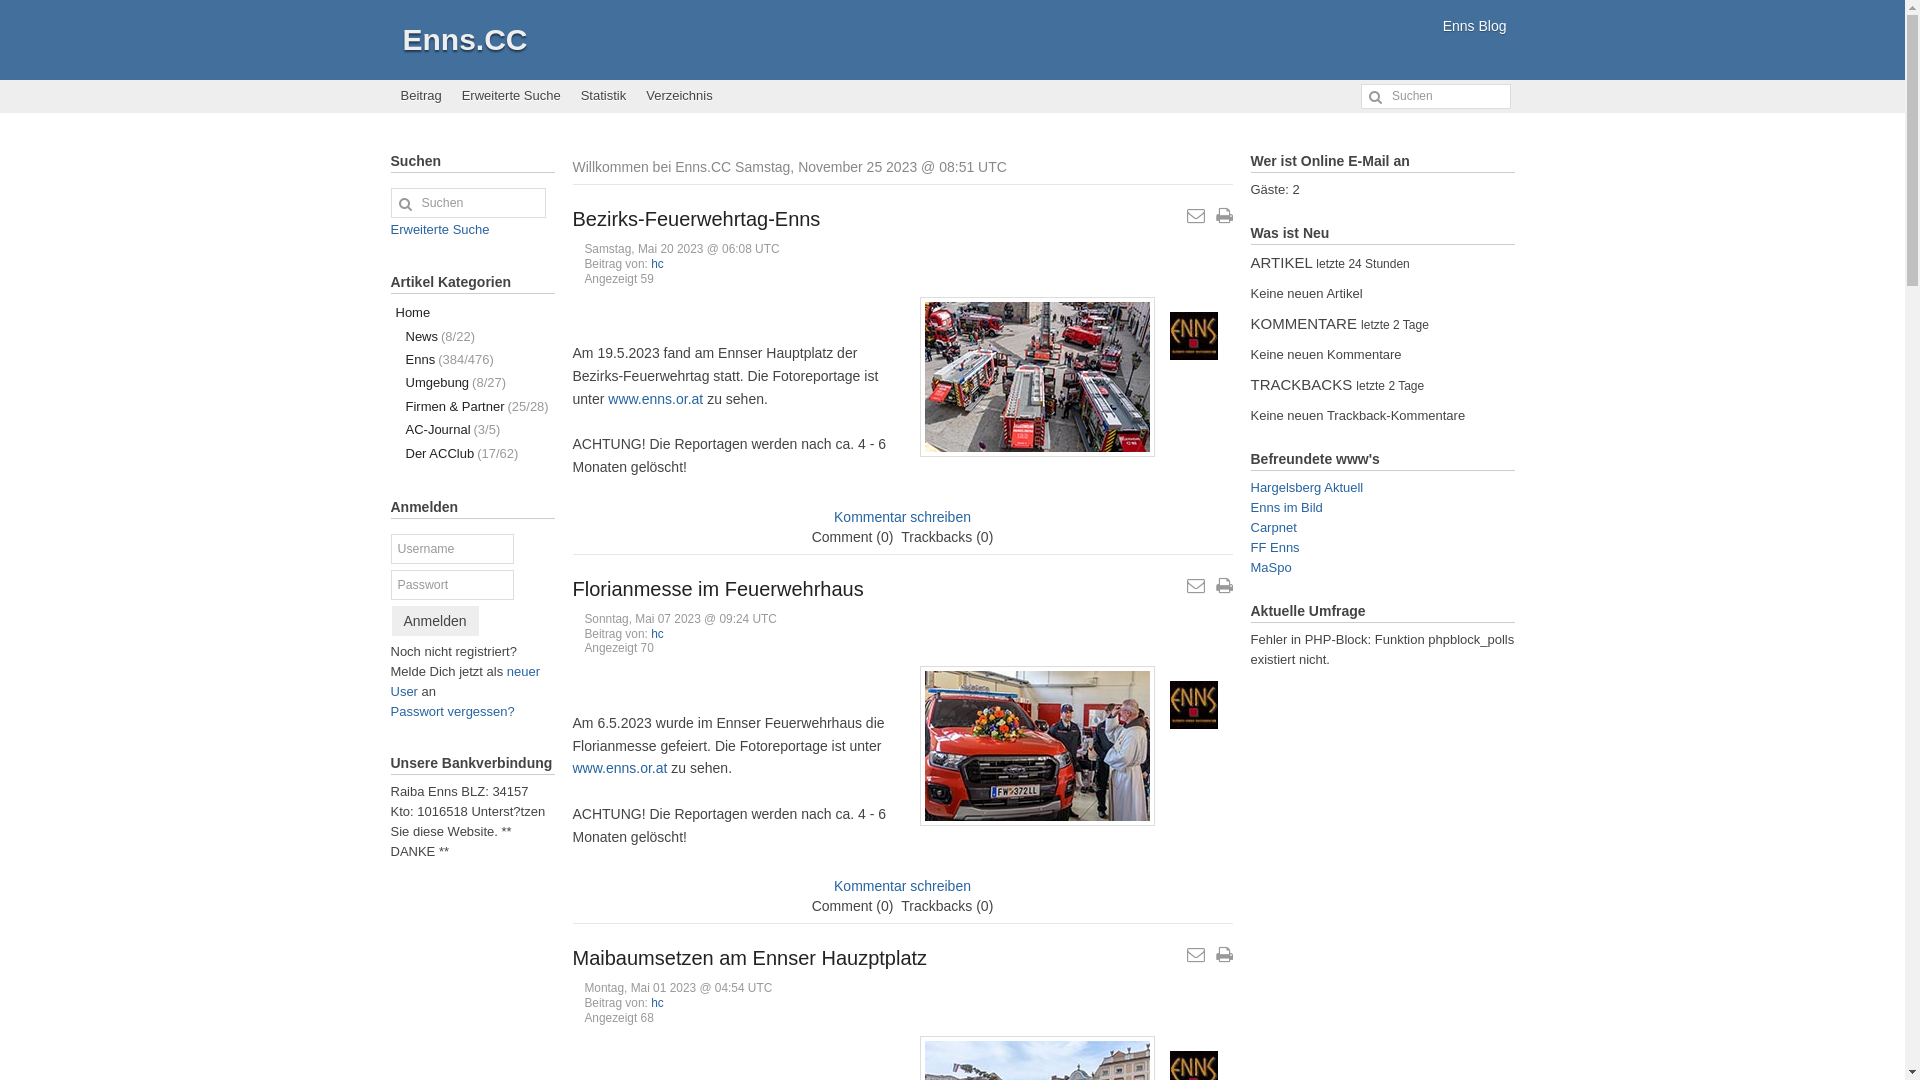 Image resolution: width=1920 pixels, height=1080 pixels. I want to click on 'Umgebung(8/27)', so click(470, 382).